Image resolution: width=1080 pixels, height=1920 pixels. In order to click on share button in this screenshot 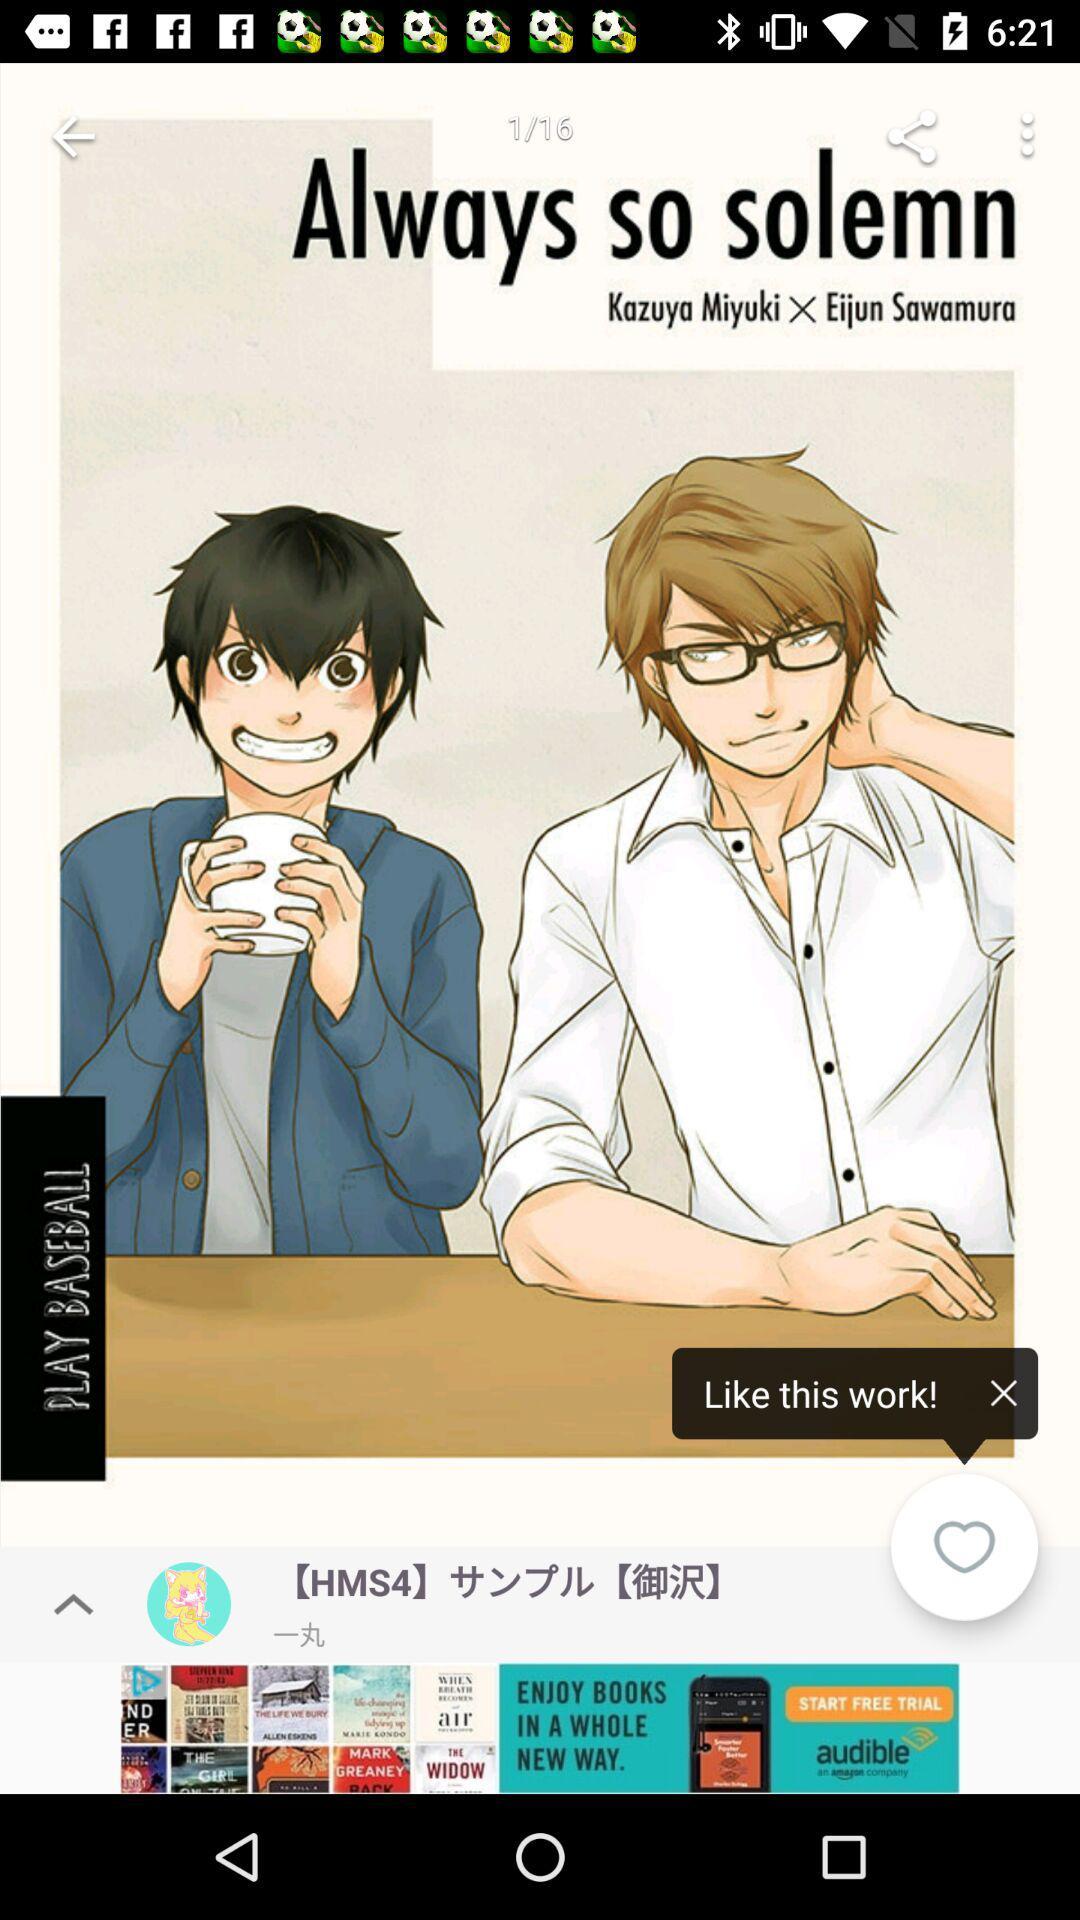, I will do `click(911, 135)`.